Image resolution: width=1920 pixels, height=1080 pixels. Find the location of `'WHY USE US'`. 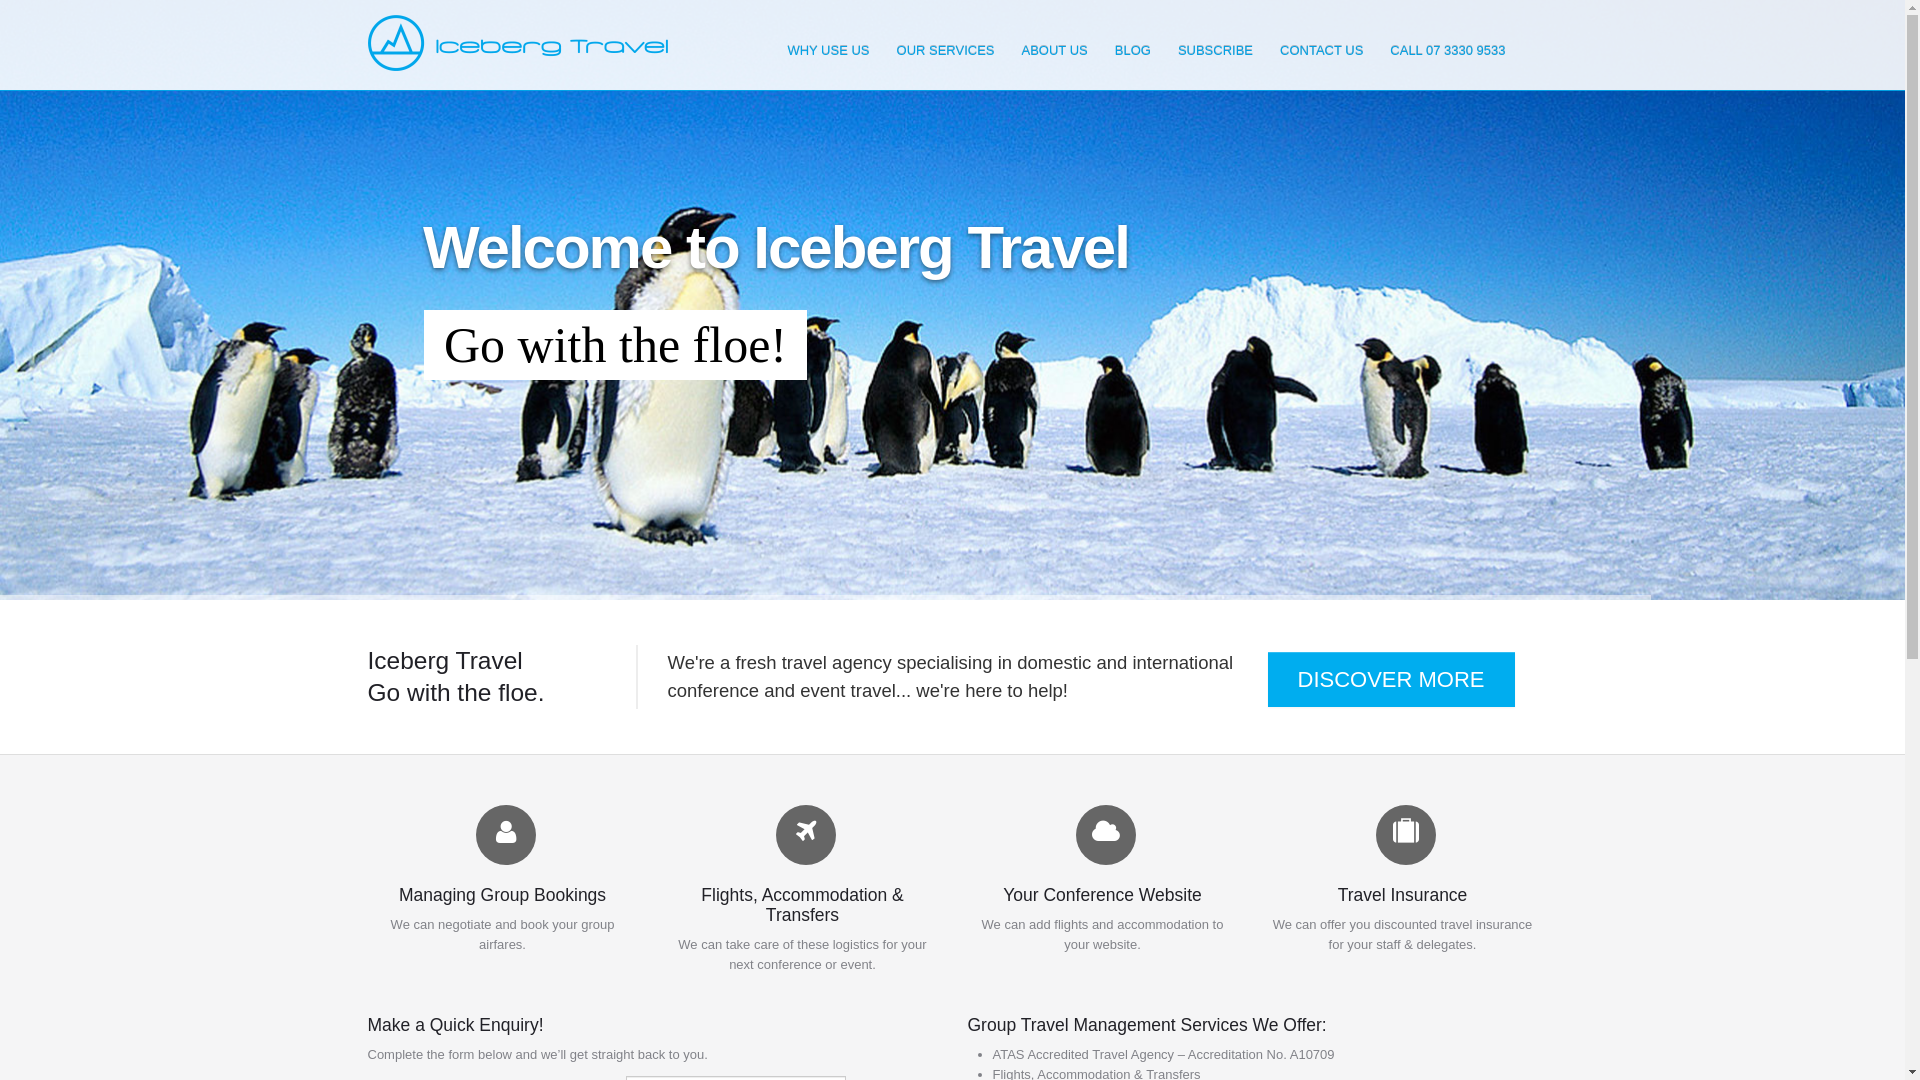

'WHY USE US' is located at coordinates (828, 49).